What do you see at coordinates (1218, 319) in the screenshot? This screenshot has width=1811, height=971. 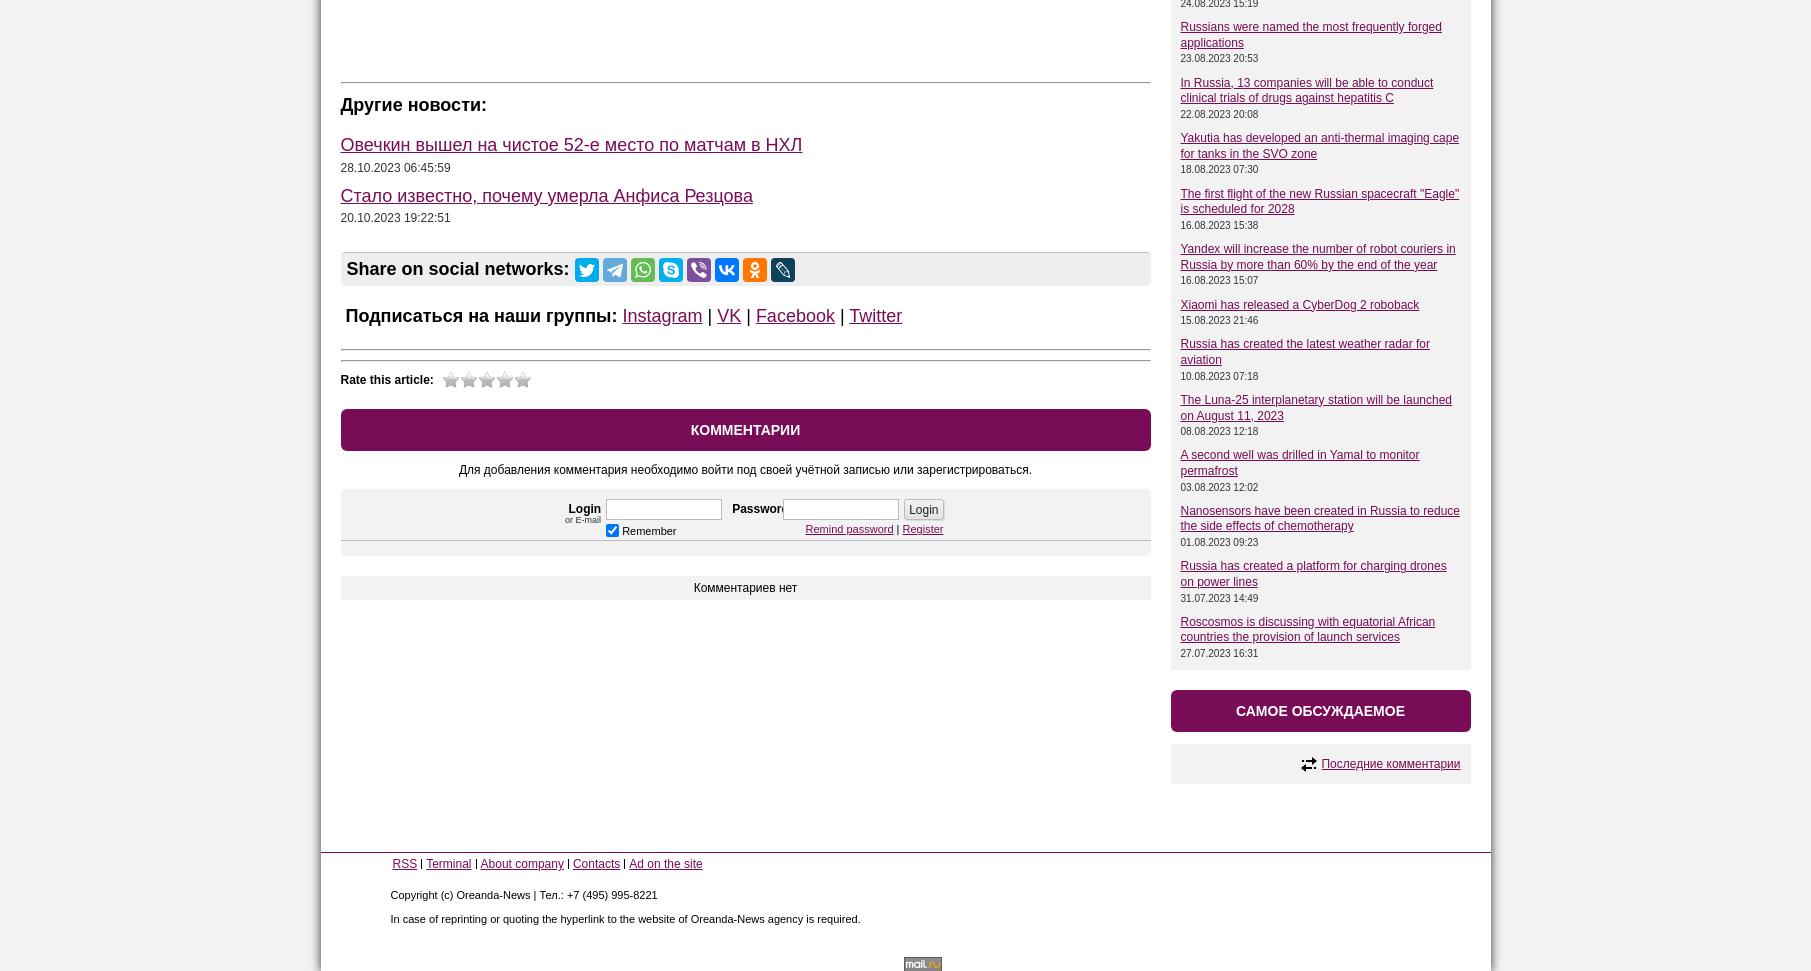 I see `'15.08.2023 21:46'` at bounding box center [1218, 319].